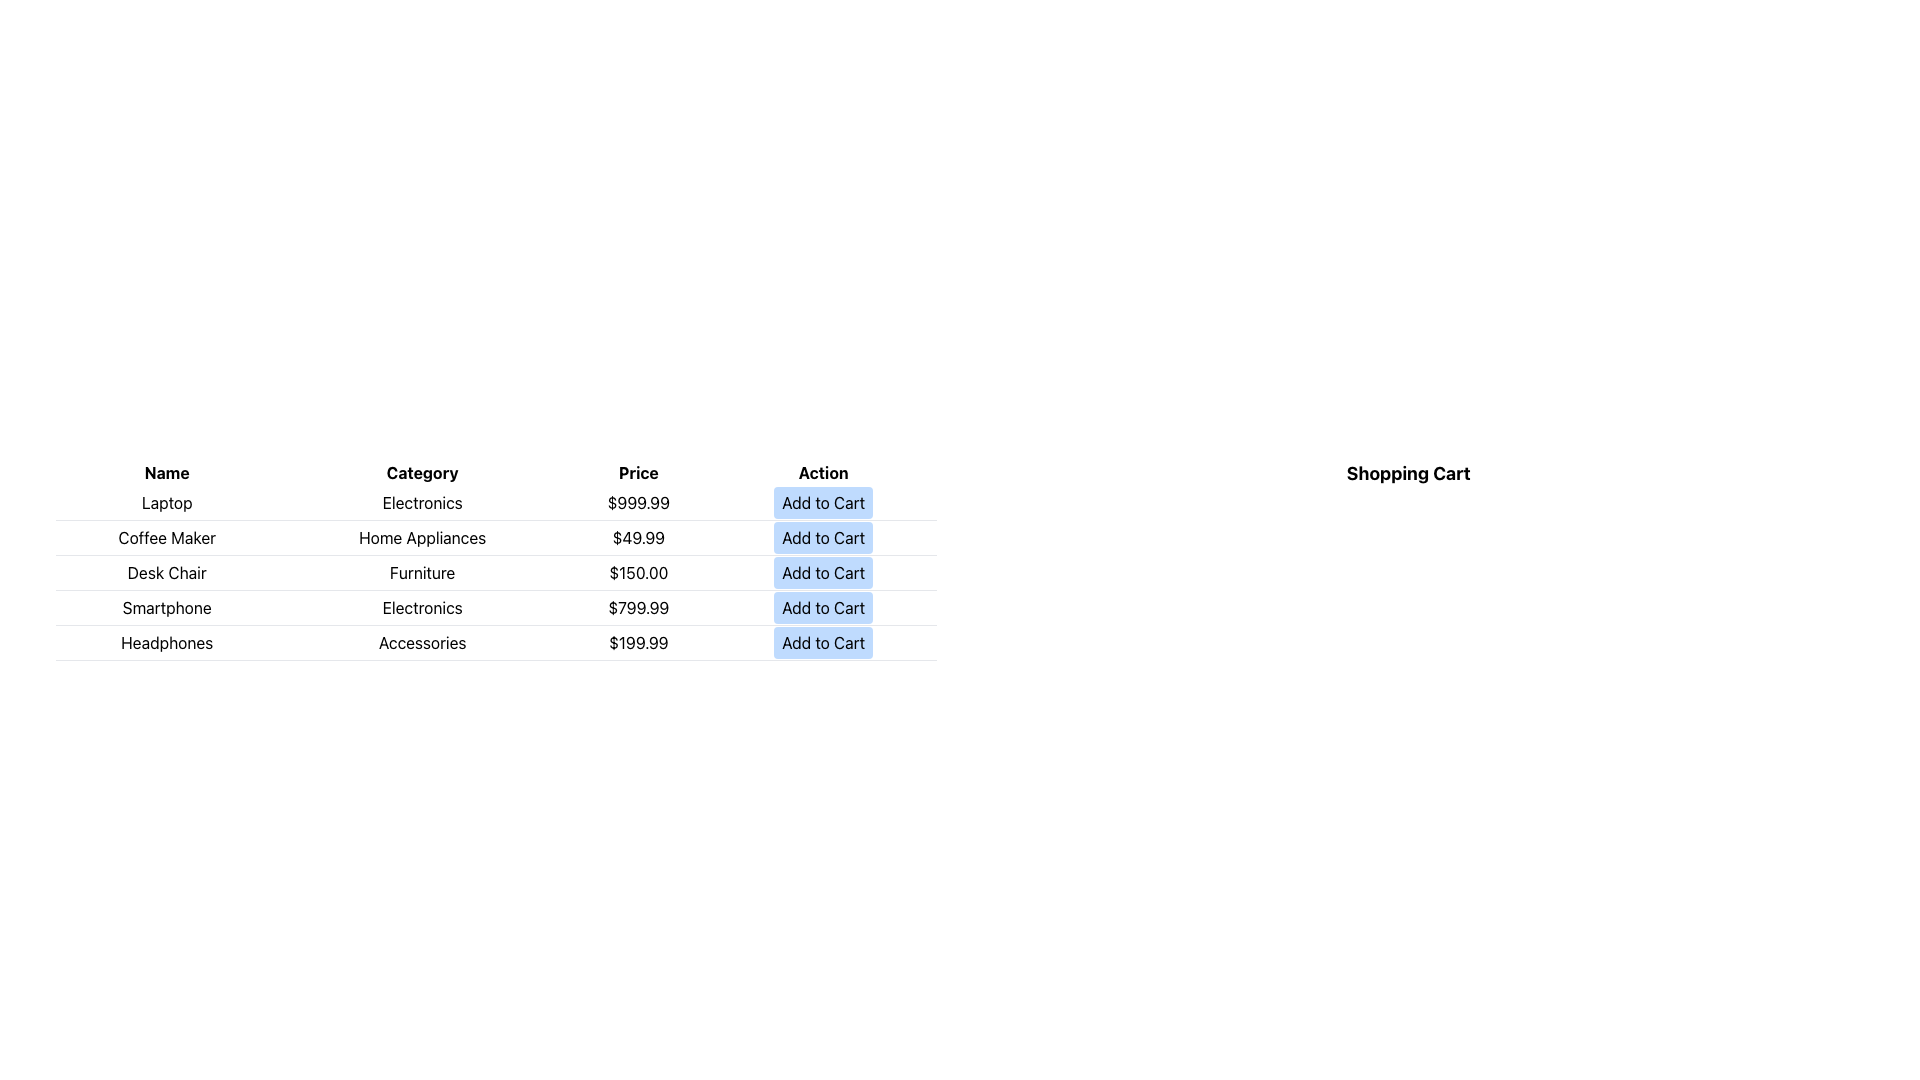  What do you see at coordinates (637, 607) in the screenshot?
I see `the price label displaying '$799.99', which is located in the 'Price' column of the fourth row, to the left of the 'Add to Cart' button for the 'Smartphone'` at bounding box center [637, 607].